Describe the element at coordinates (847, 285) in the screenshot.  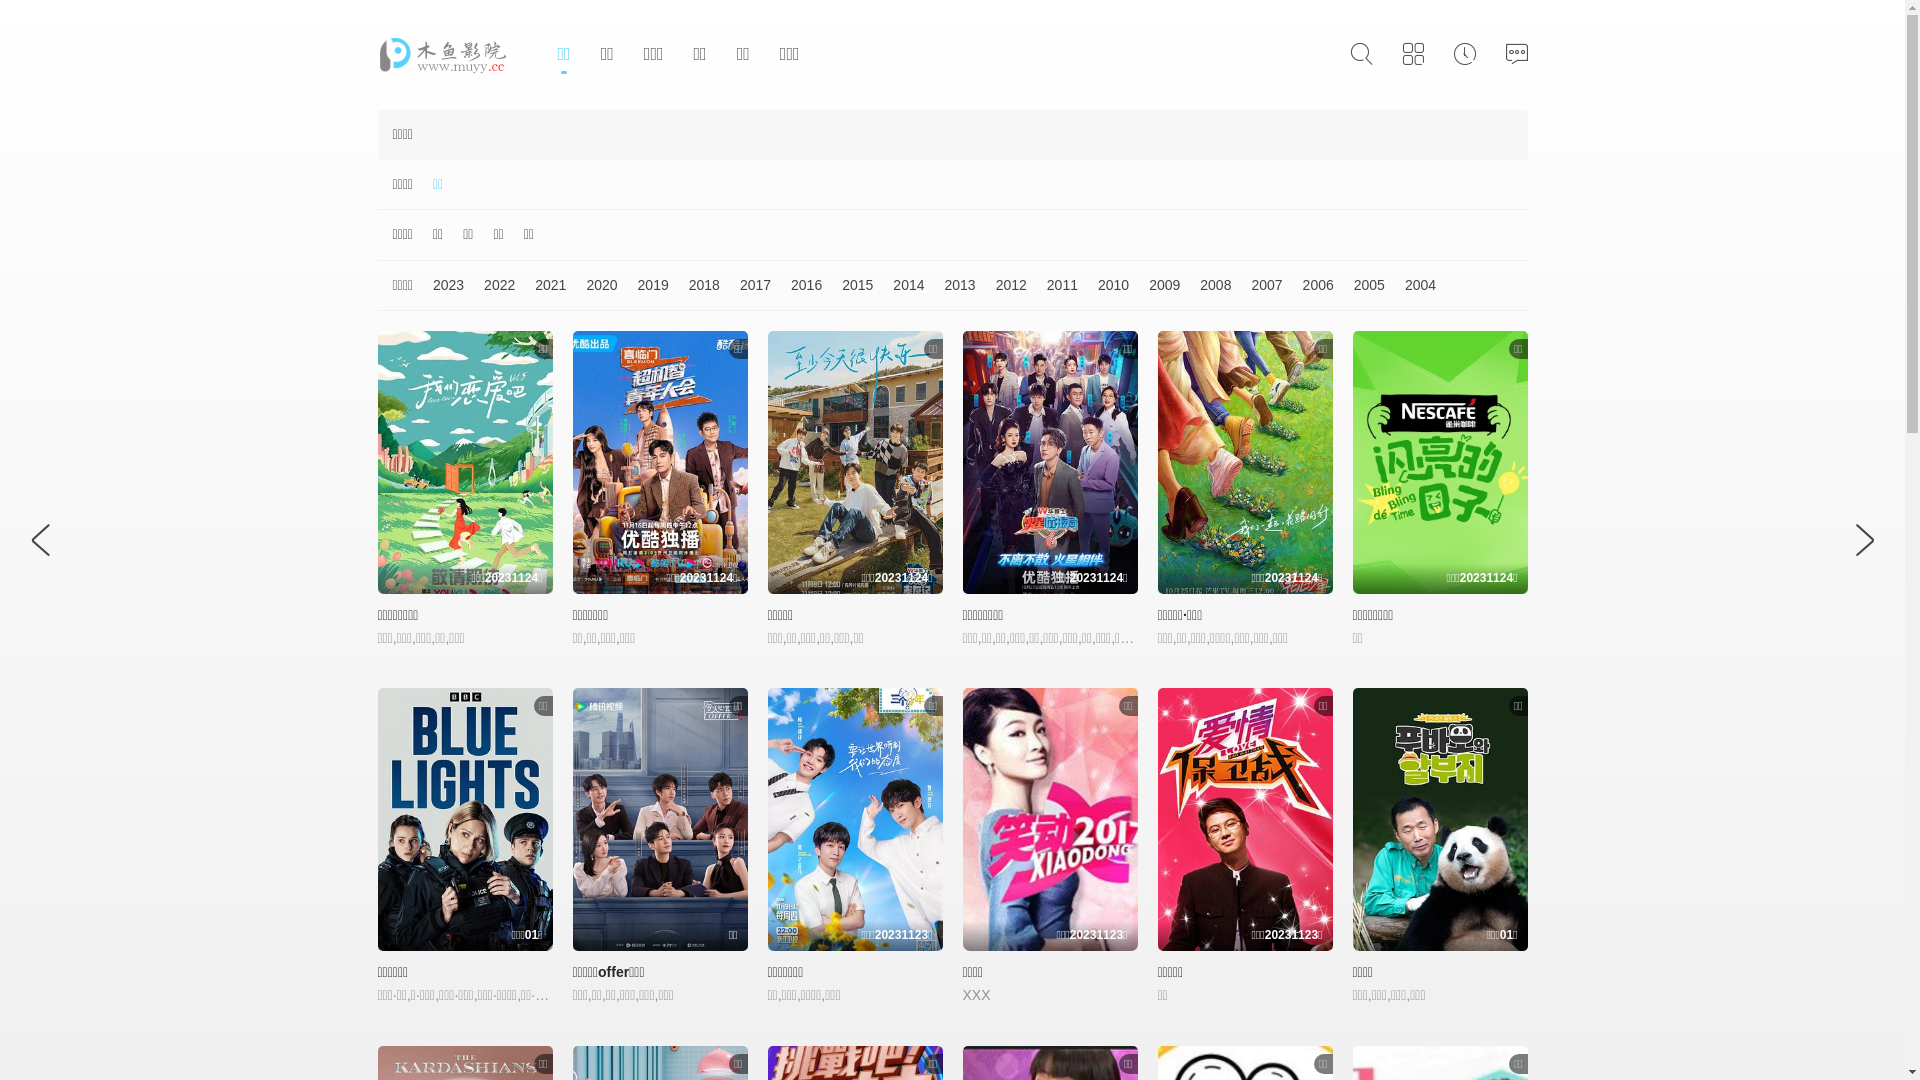
I see `'2015'` at that location.